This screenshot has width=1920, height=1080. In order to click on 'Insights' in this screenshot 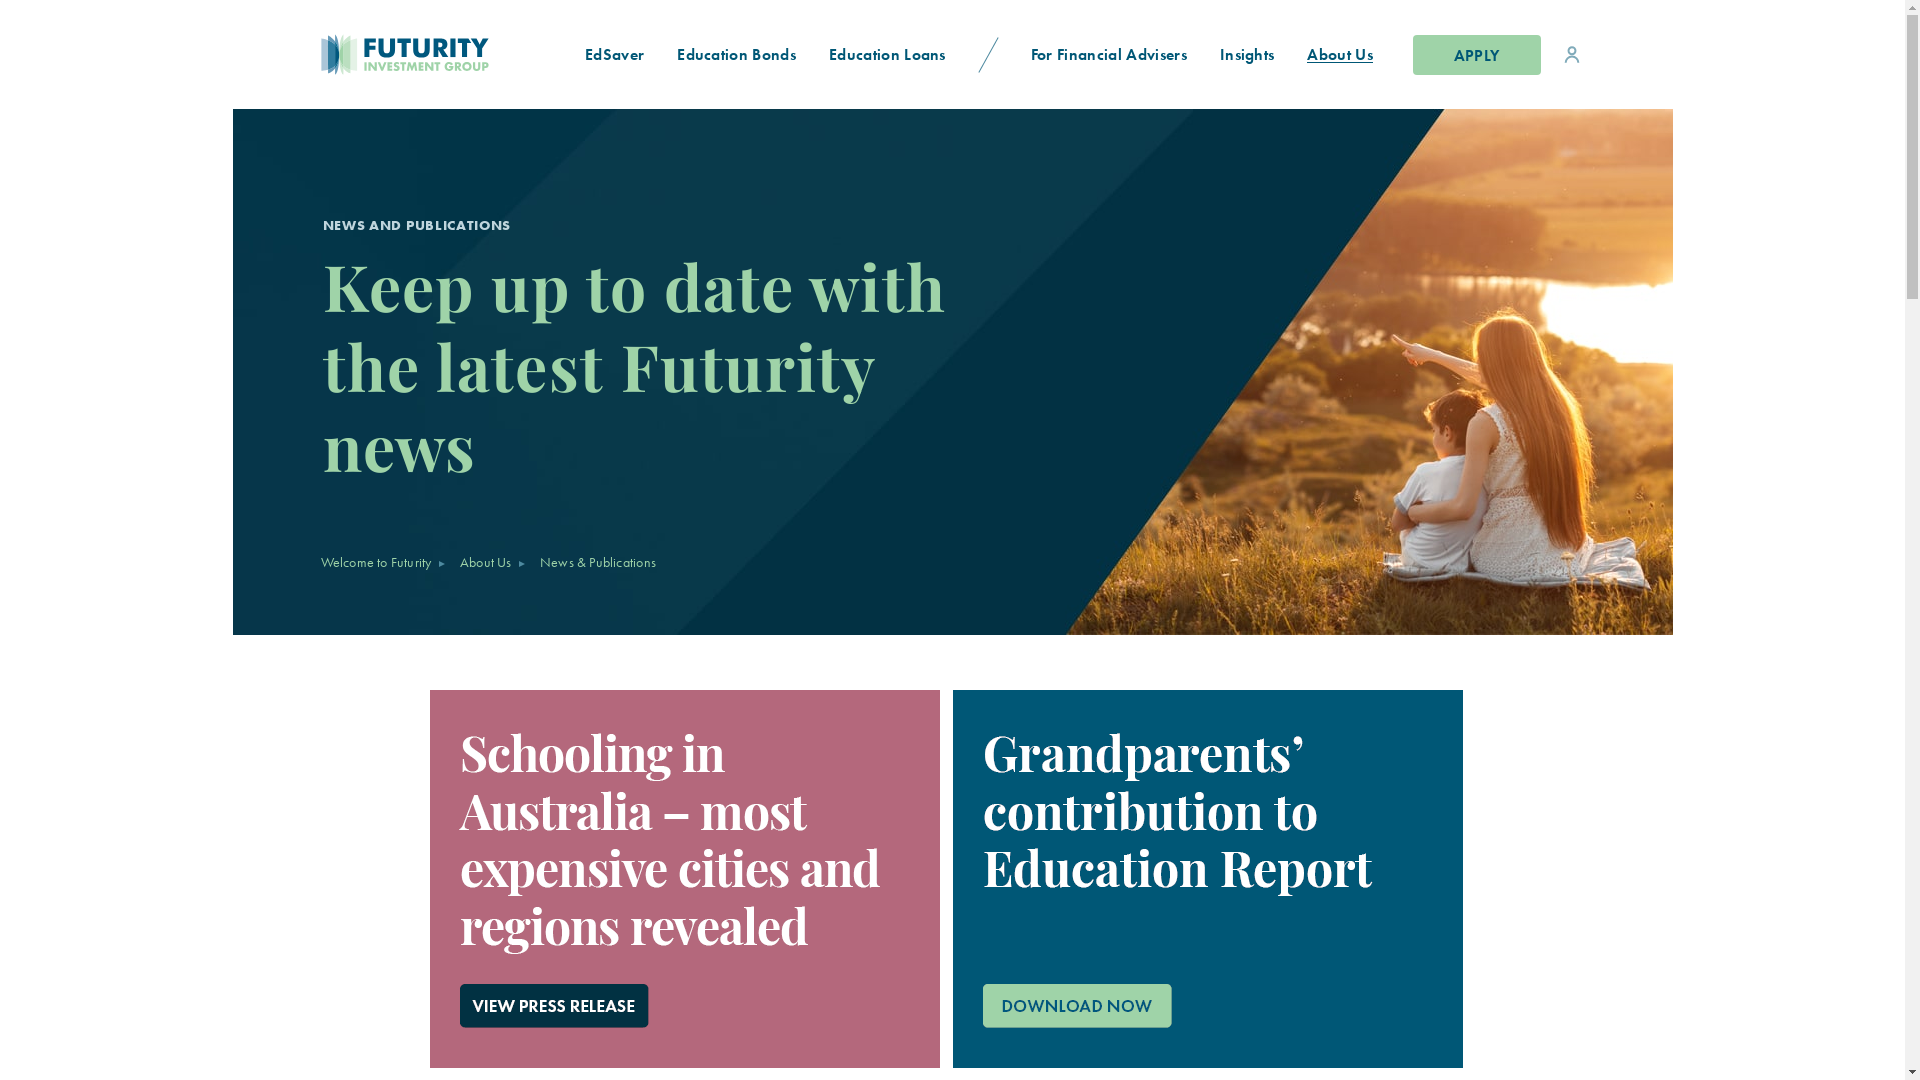, I will do `click(1246, 53)`.